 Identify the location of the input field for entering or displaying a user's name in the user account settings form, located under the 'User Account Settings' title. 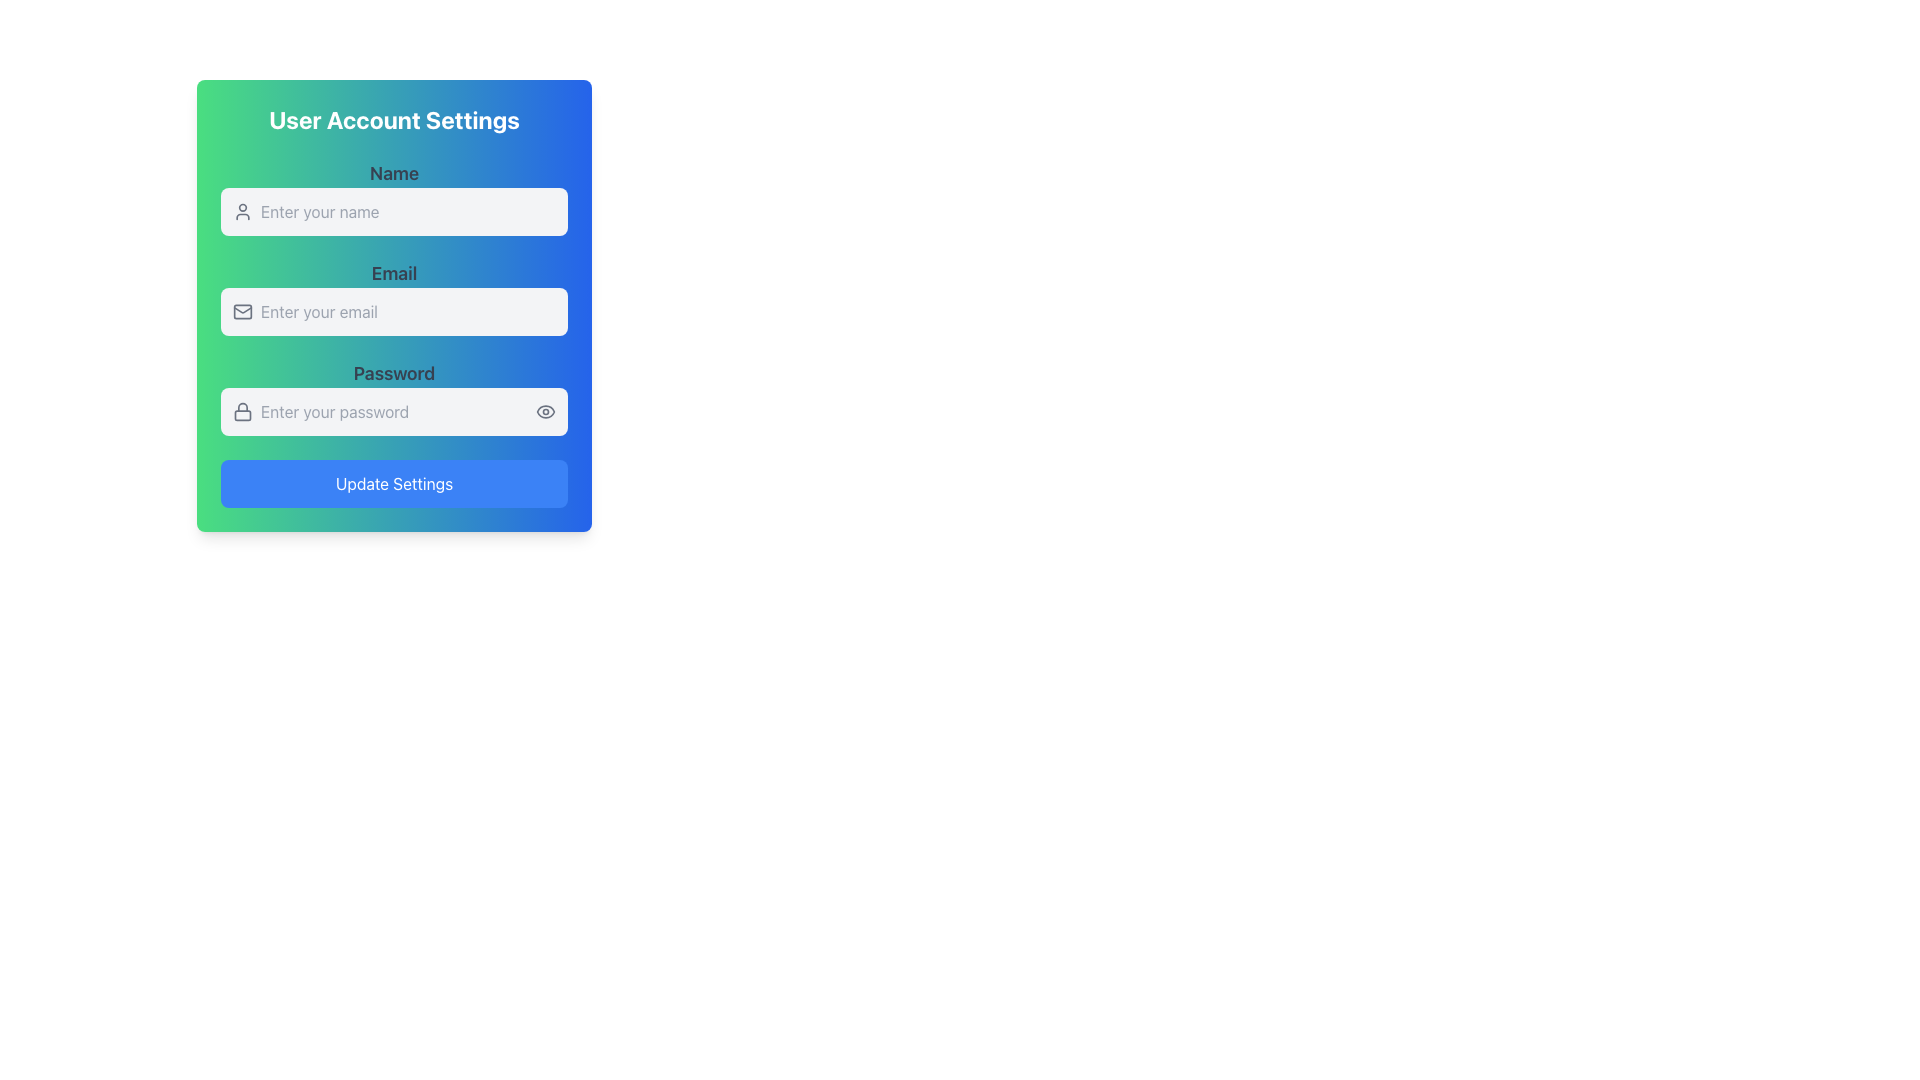
(394, 197).